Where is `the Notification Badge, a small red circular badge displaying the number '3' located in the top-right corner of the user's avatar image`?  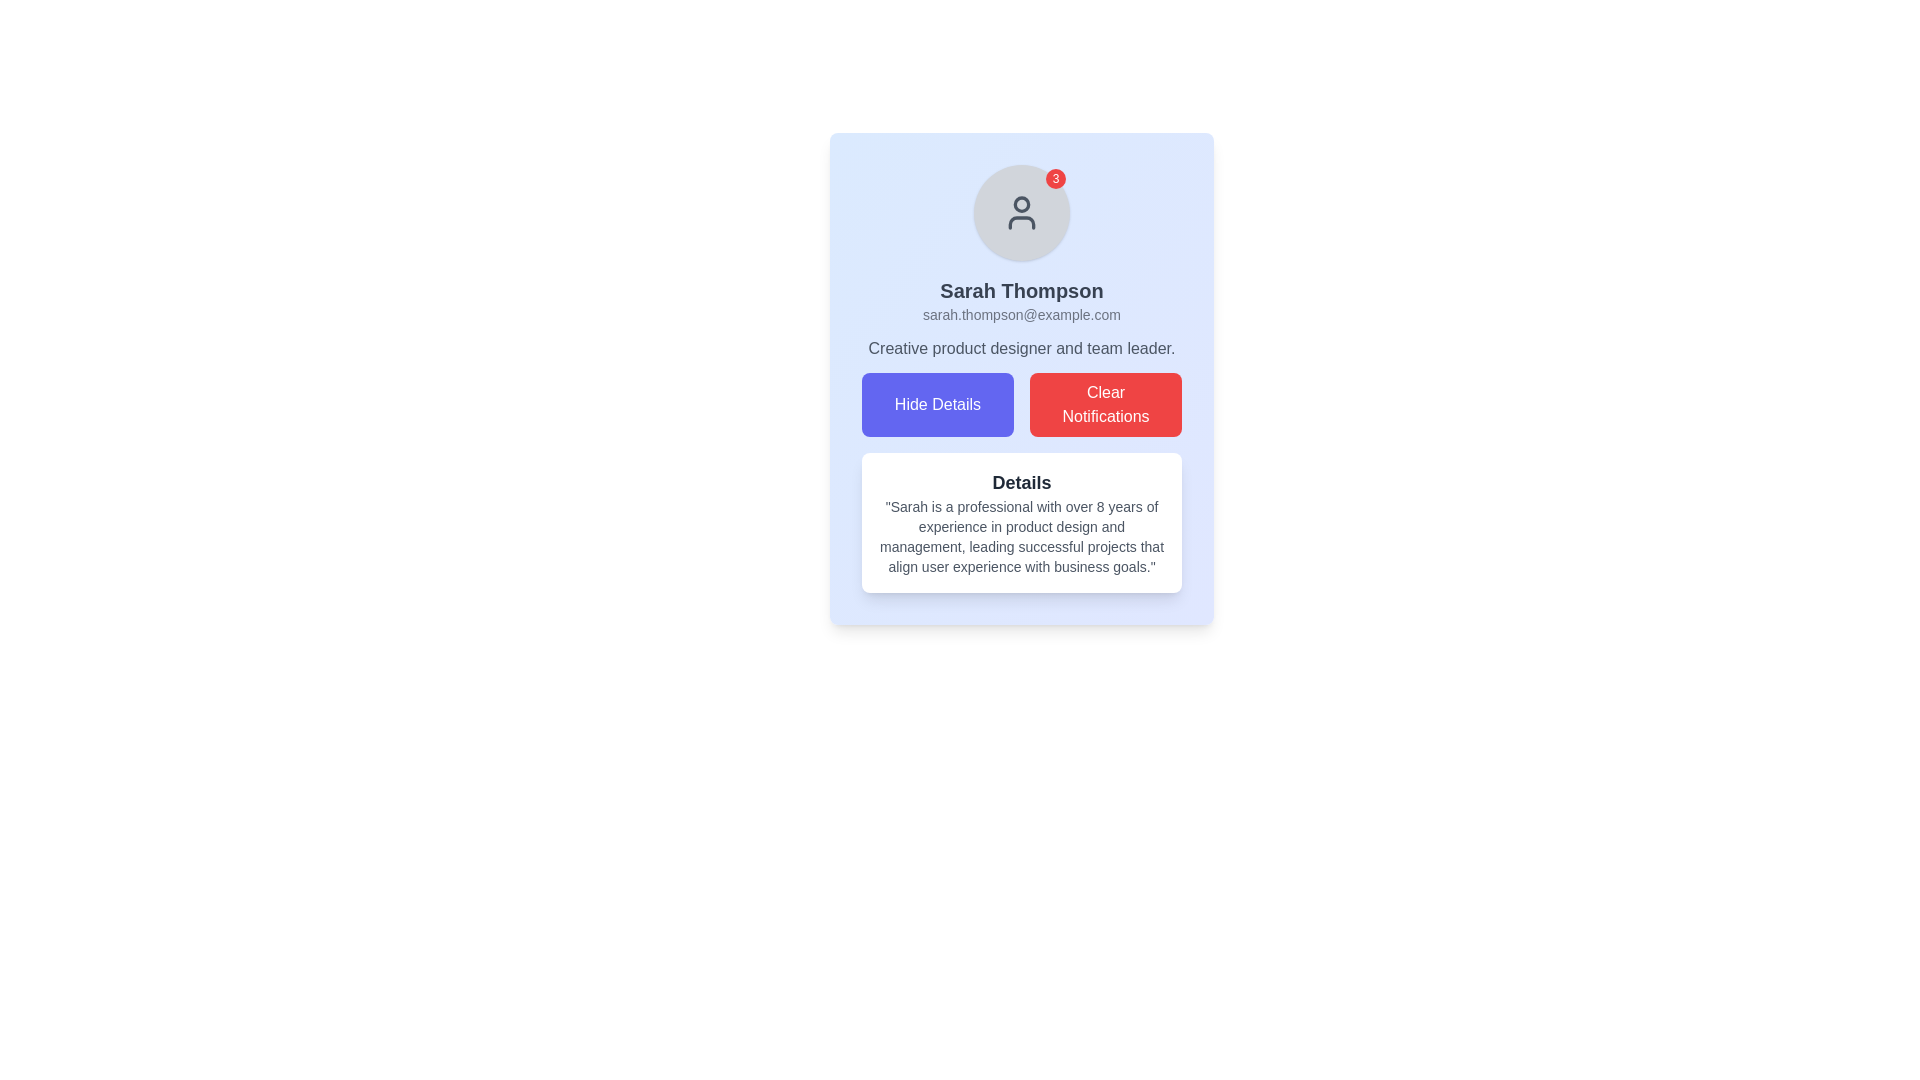 the Notification Badge, a small red circular badge displaying the number '3' located in the top-right corner of the user's avatar image is located at coordinates (1055, 177).